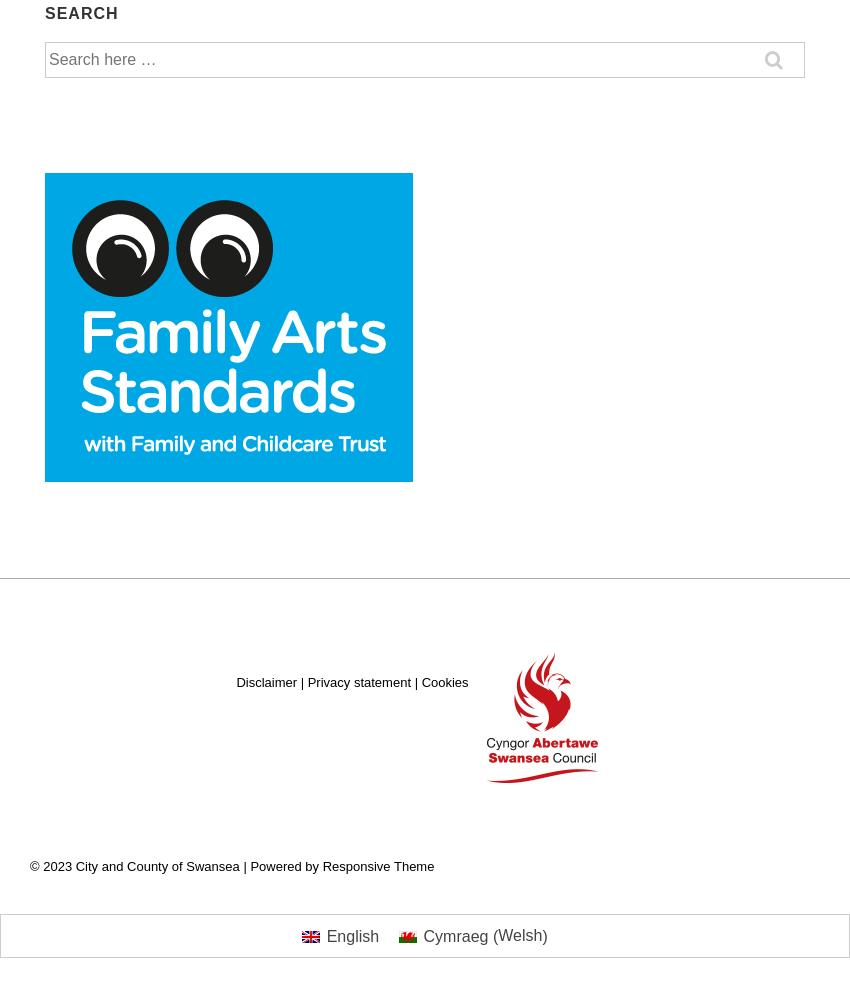 Image resolution: width=850 pixels, height=986 pixels. Describe the element at coordinates (492, 935) in the screenshot. I see `'('` at that location.